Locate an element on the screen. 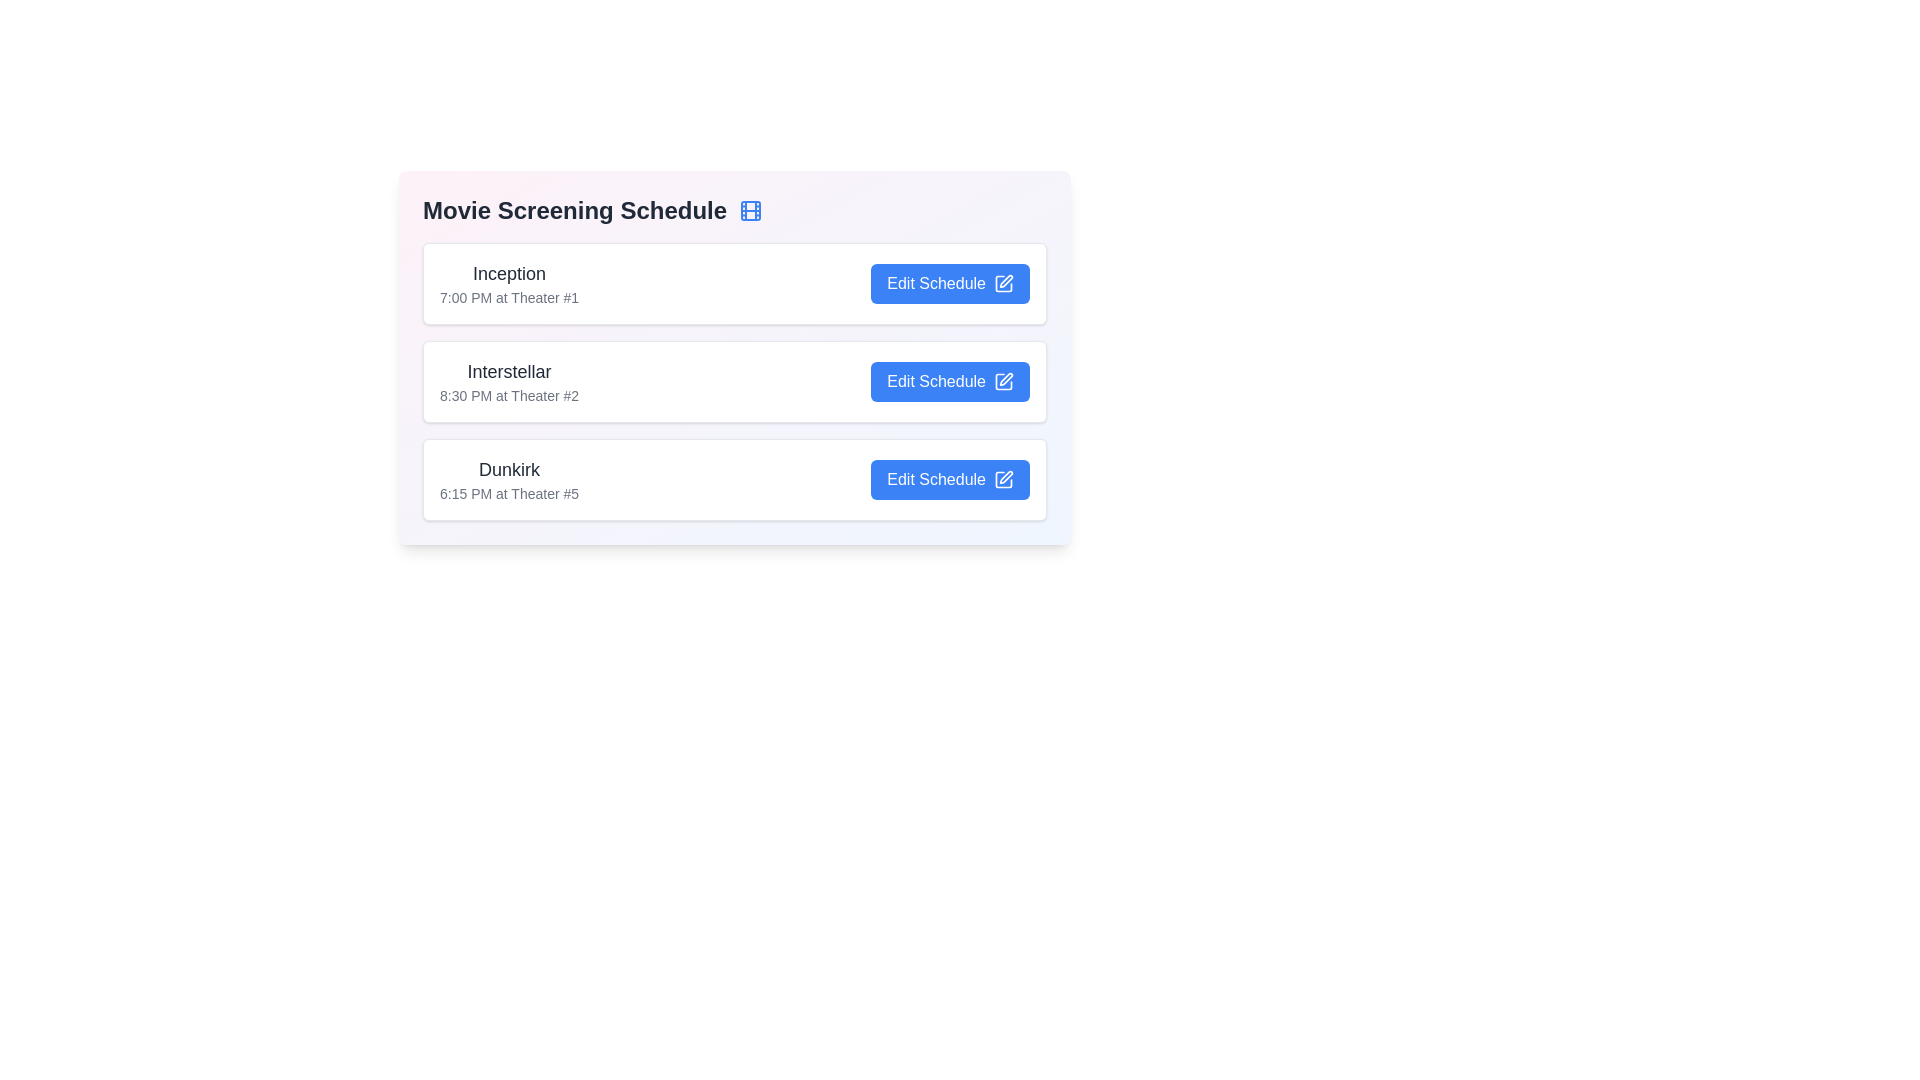 The height and width of the screenshot is (1080, 1920). the 'Edit Schedule' button for the movie titled Interstellar is located at coordinates (949, 381).